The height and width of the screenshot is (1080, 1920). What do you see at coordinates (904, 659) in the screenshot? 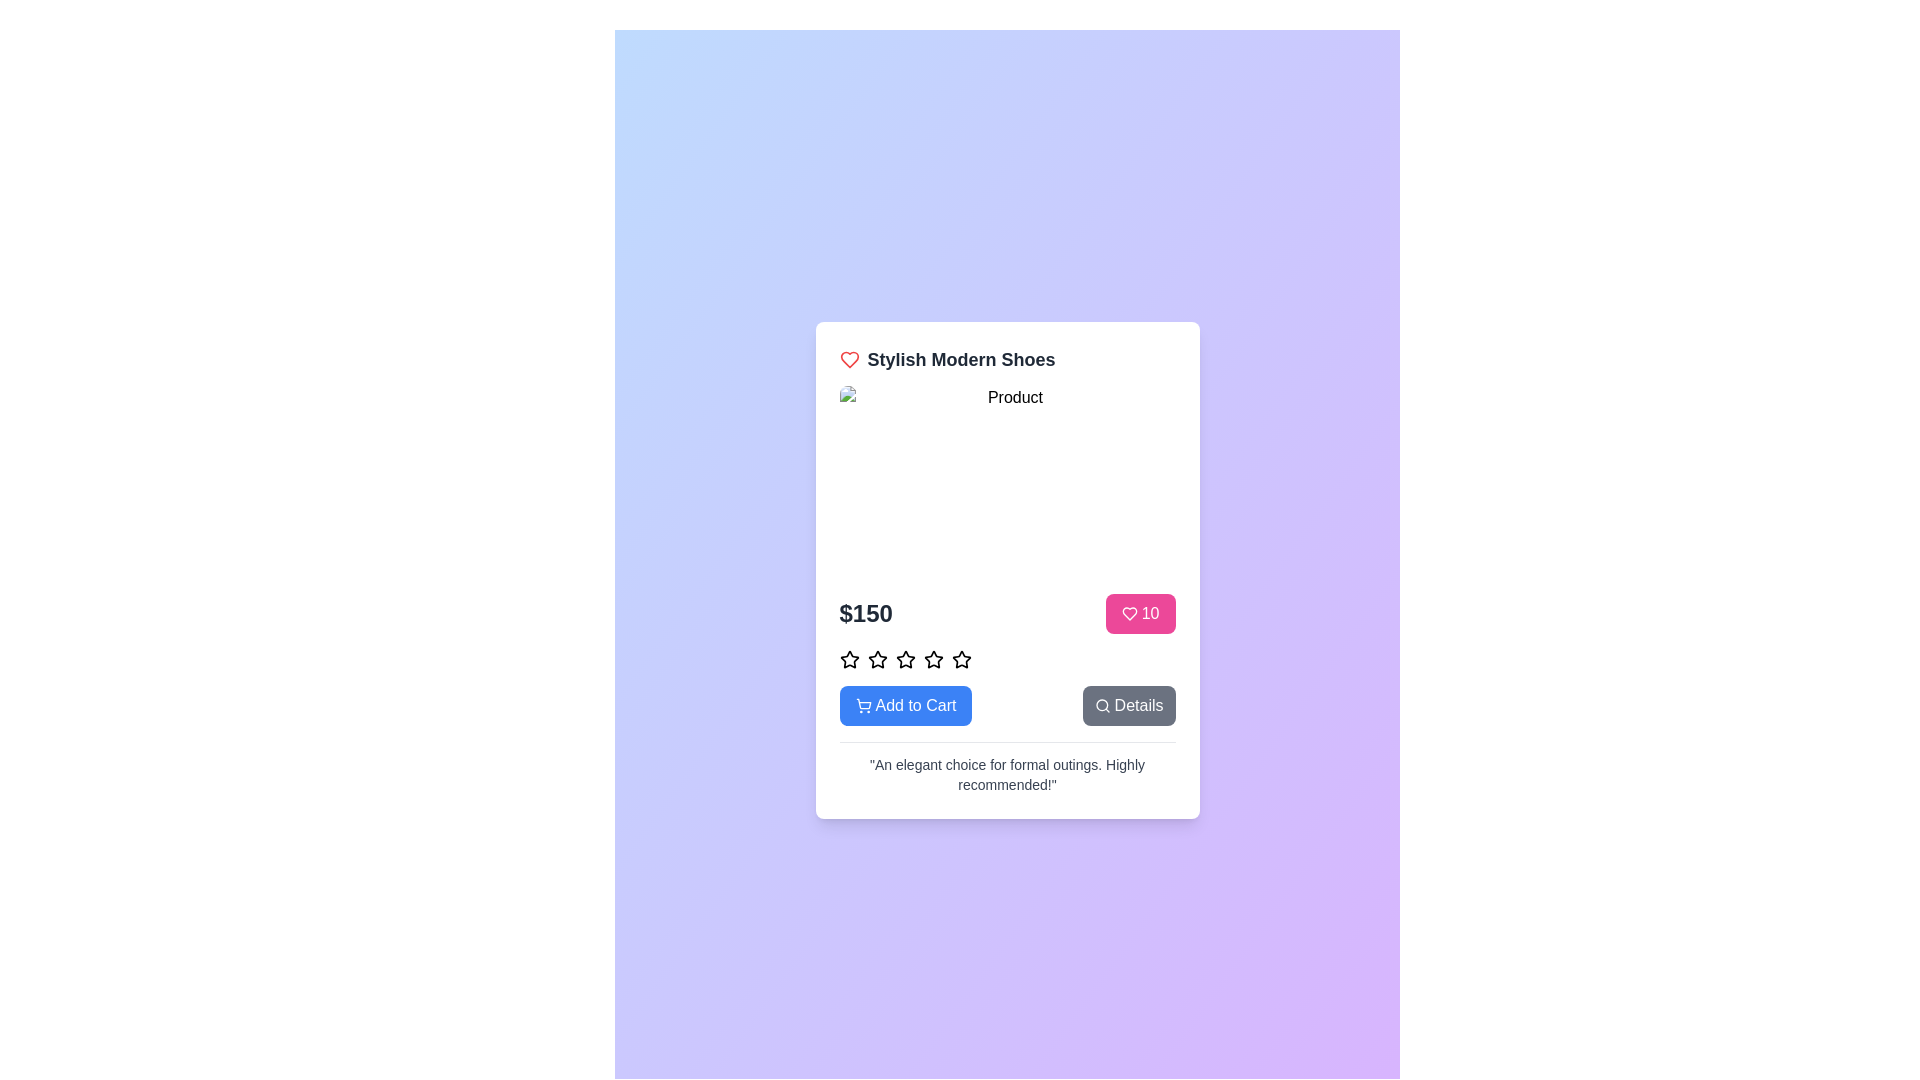
I see `the fifth star icon in the rating system` at bounding box center [904, 659].